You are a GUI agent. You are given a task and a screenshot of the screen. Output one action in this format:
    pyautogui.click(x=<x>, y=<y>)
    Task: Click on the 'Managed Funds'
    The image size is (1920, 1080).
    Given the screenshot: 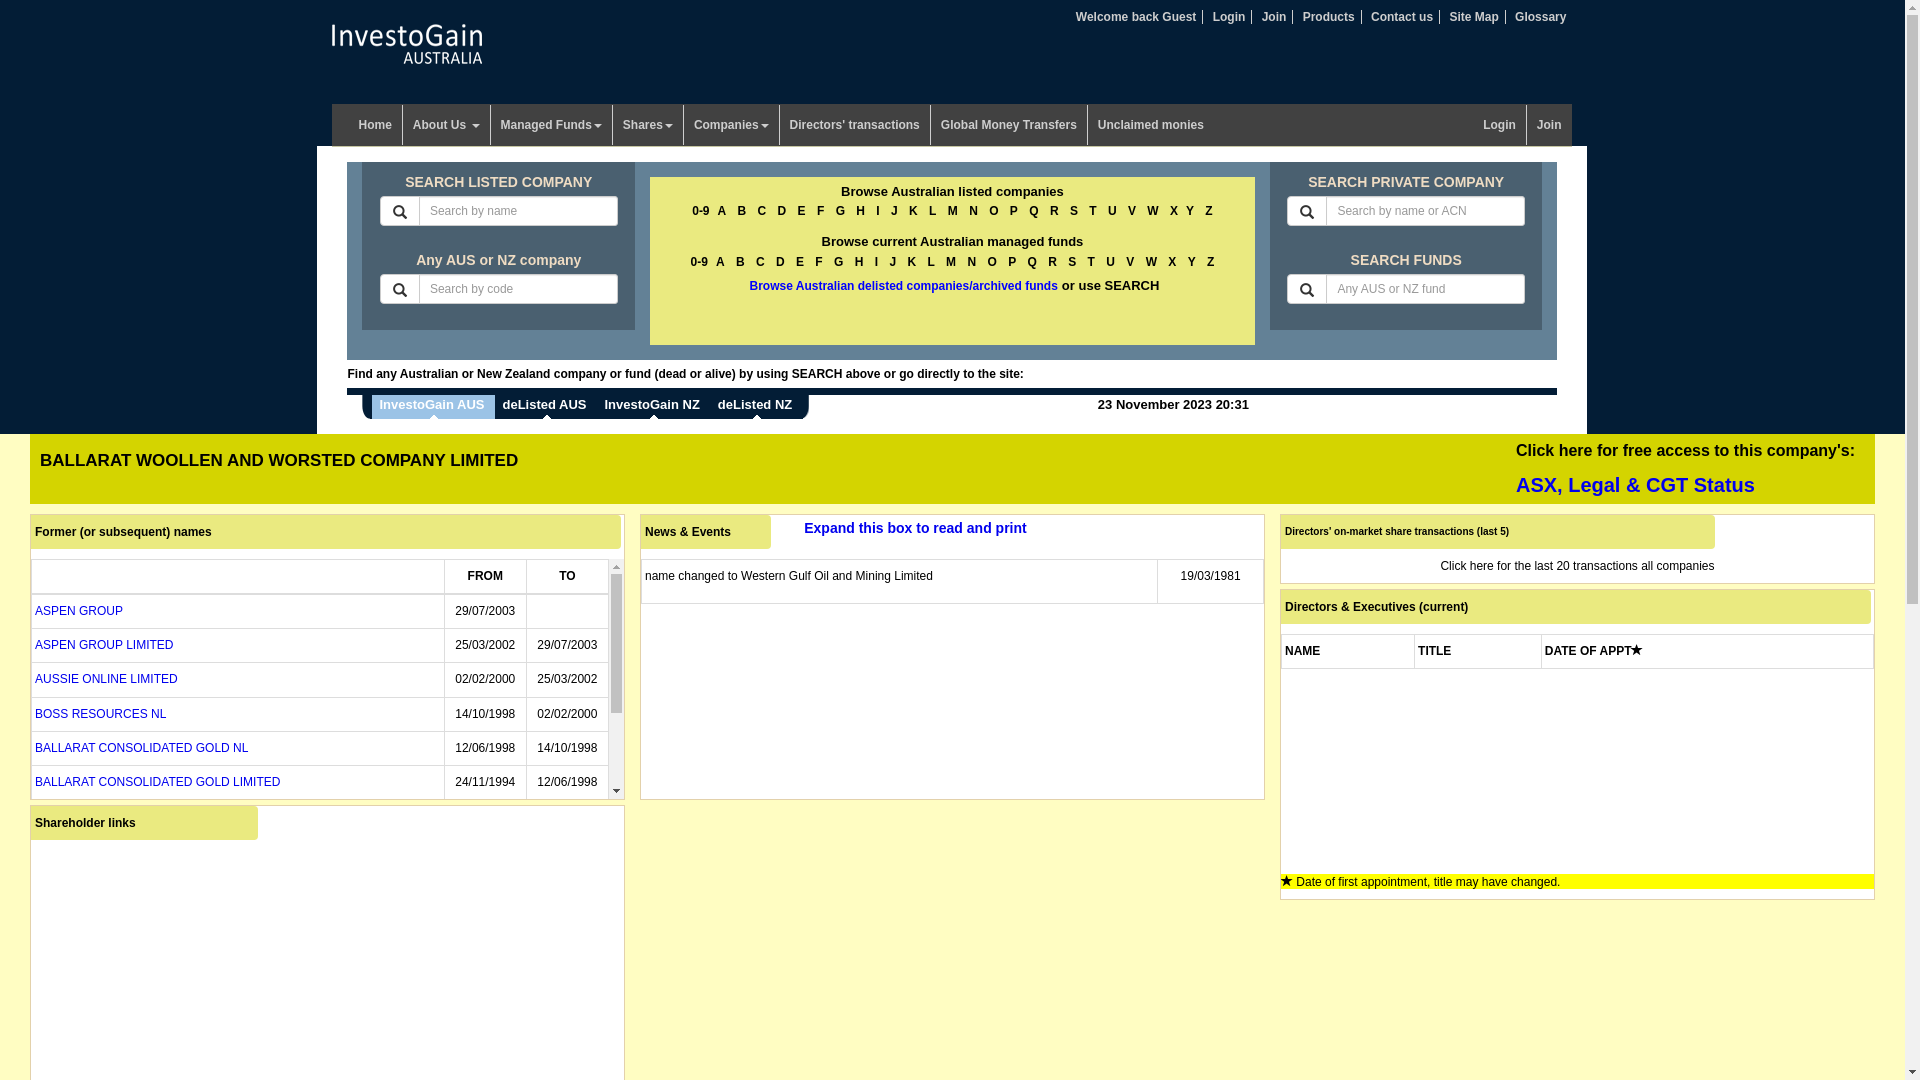 What is the action you would take?
    pyautogui.click(x=551, y=124)
    